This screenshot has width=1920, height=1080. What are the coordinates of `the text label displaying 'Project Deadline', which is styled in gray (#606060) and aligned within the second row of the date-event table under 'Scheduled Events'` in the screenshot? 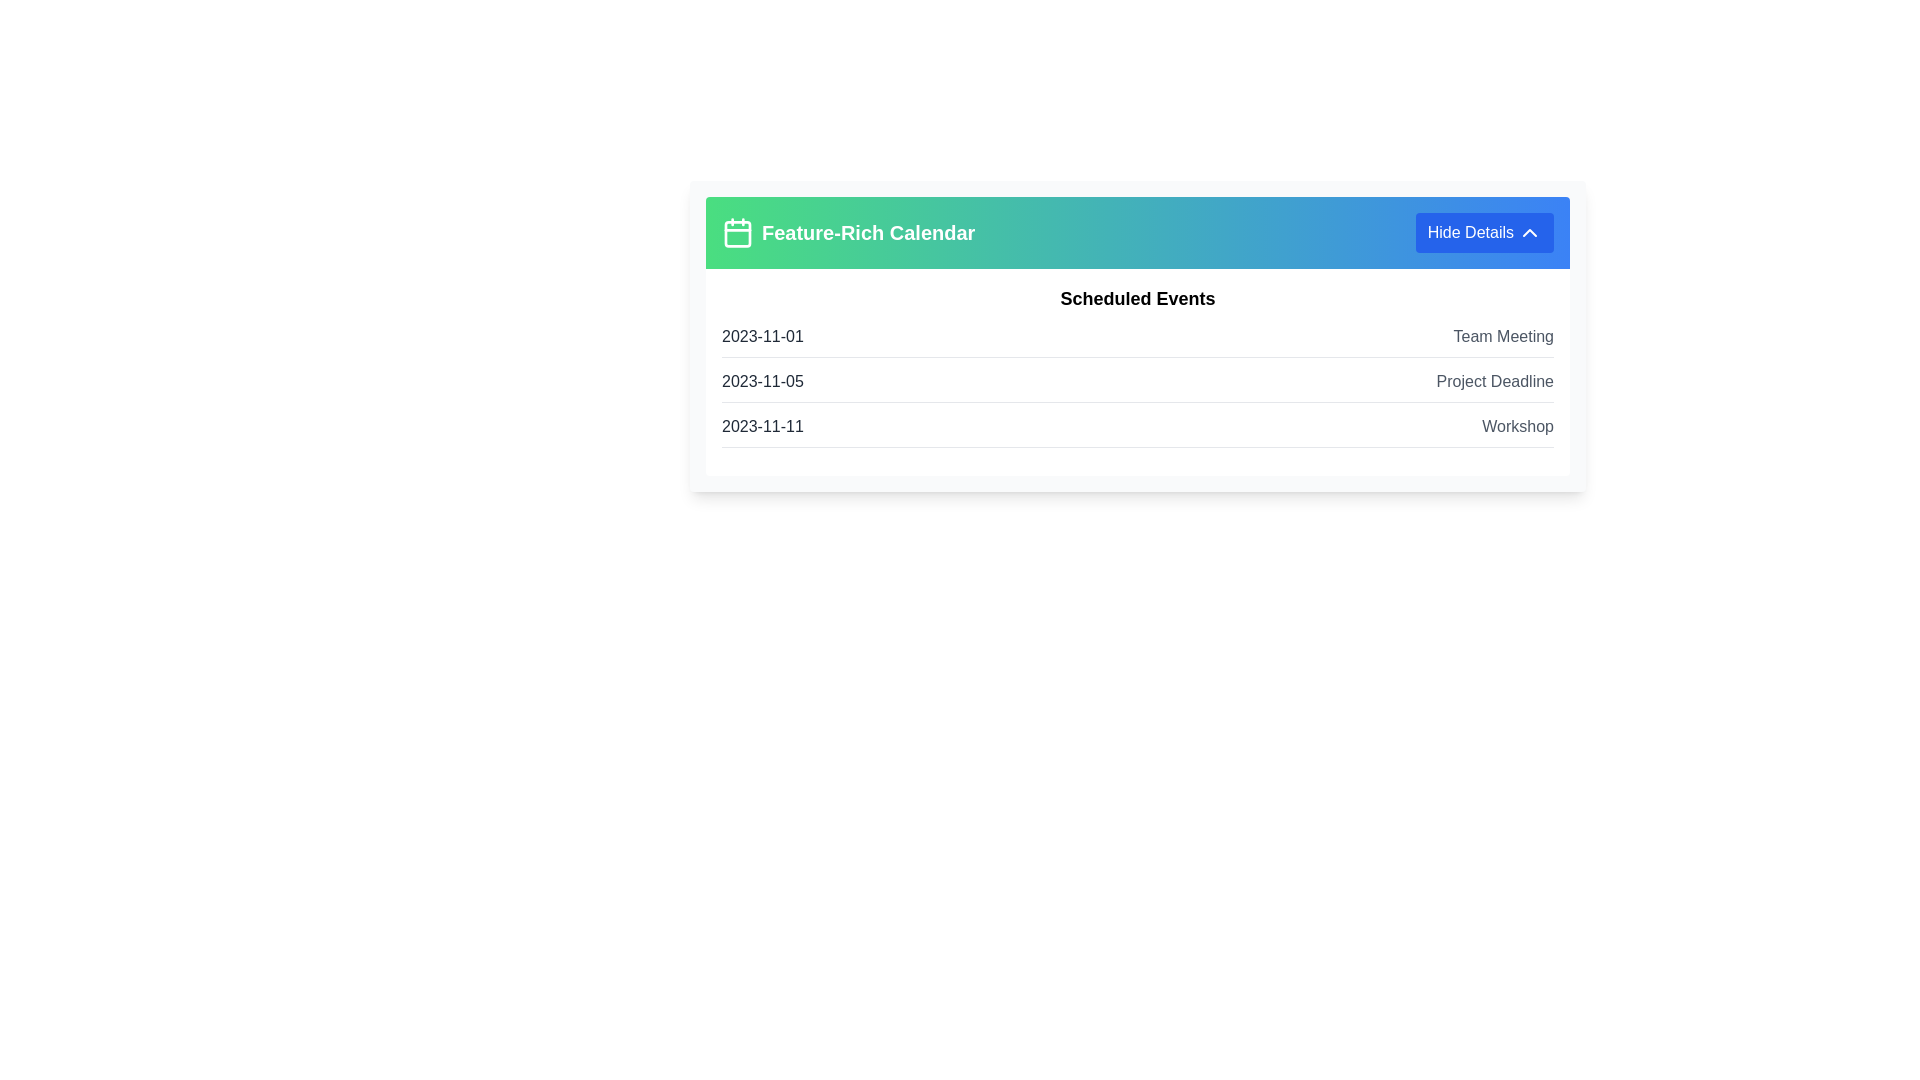 It's located at (1495, 381).